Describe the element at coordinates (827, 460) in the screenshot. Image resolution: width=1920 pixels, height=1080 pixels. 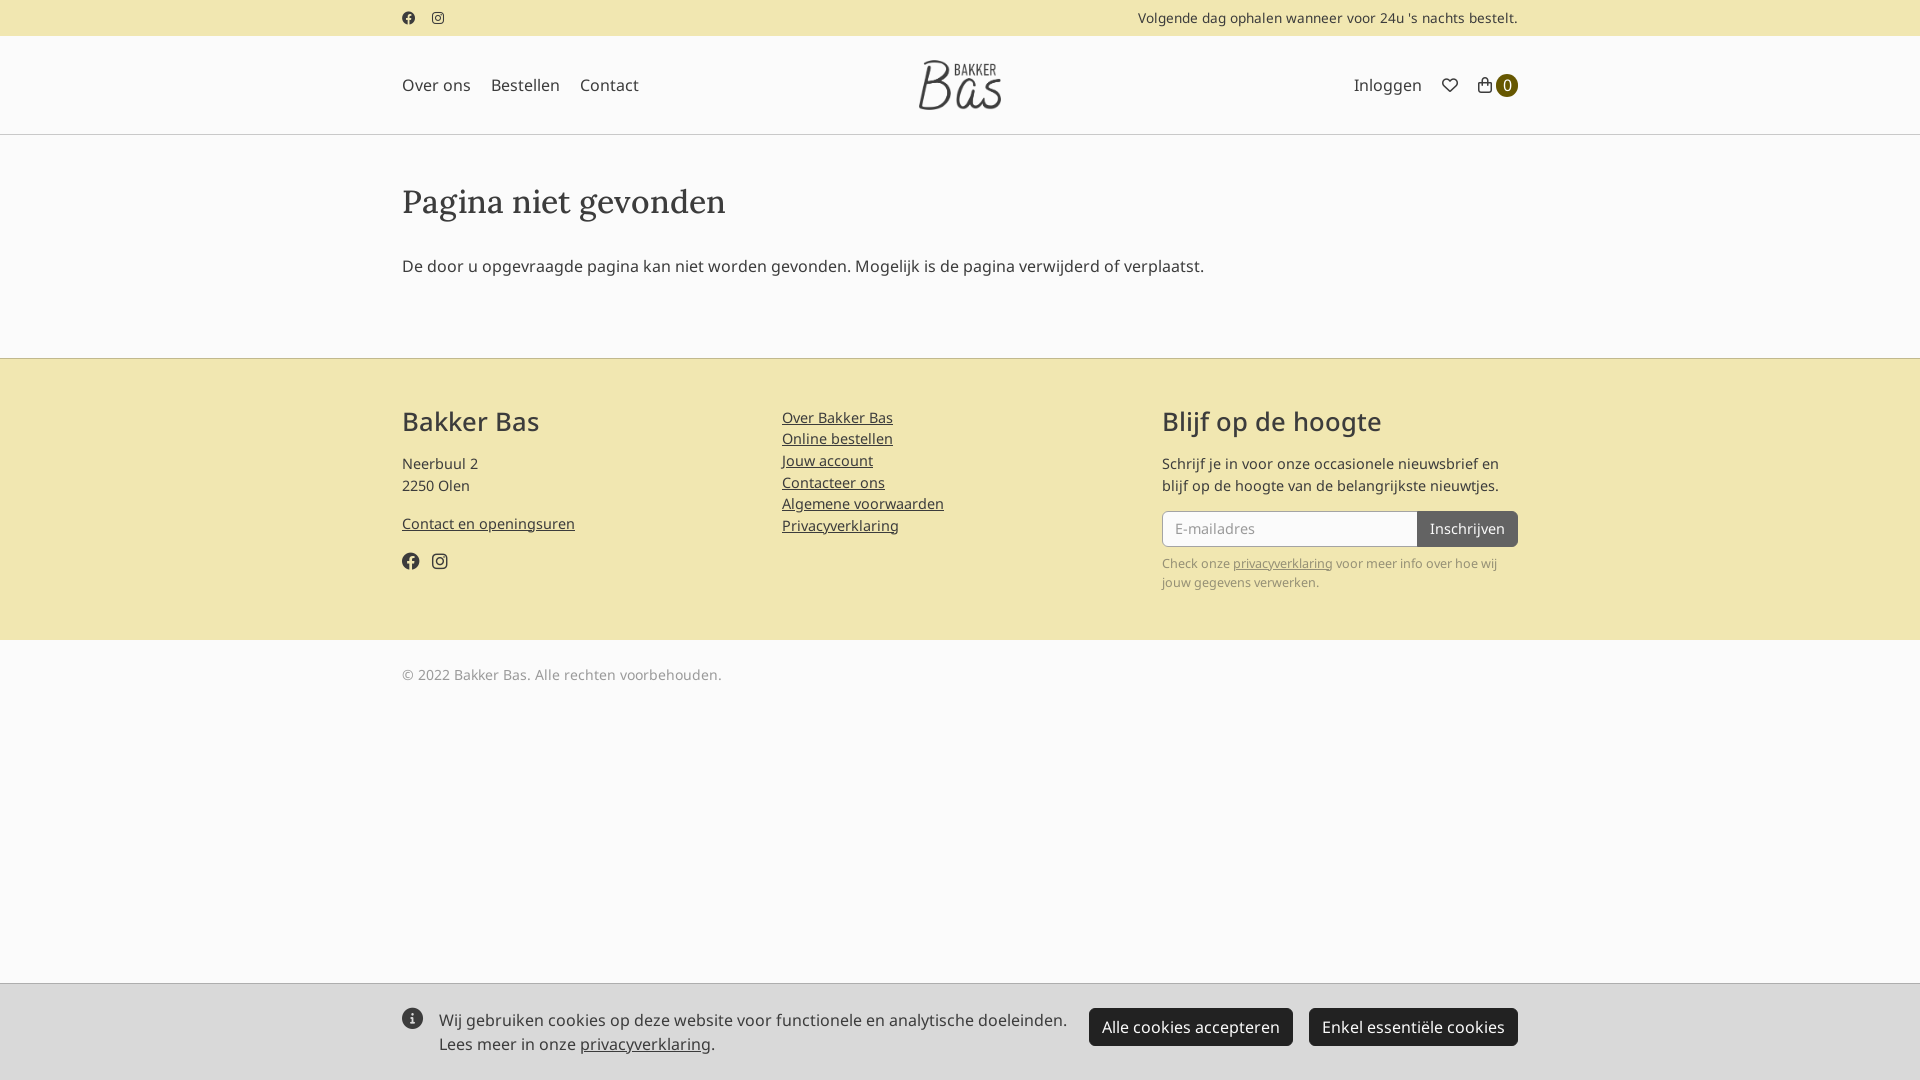
I see `'Jouw account'` at that location.